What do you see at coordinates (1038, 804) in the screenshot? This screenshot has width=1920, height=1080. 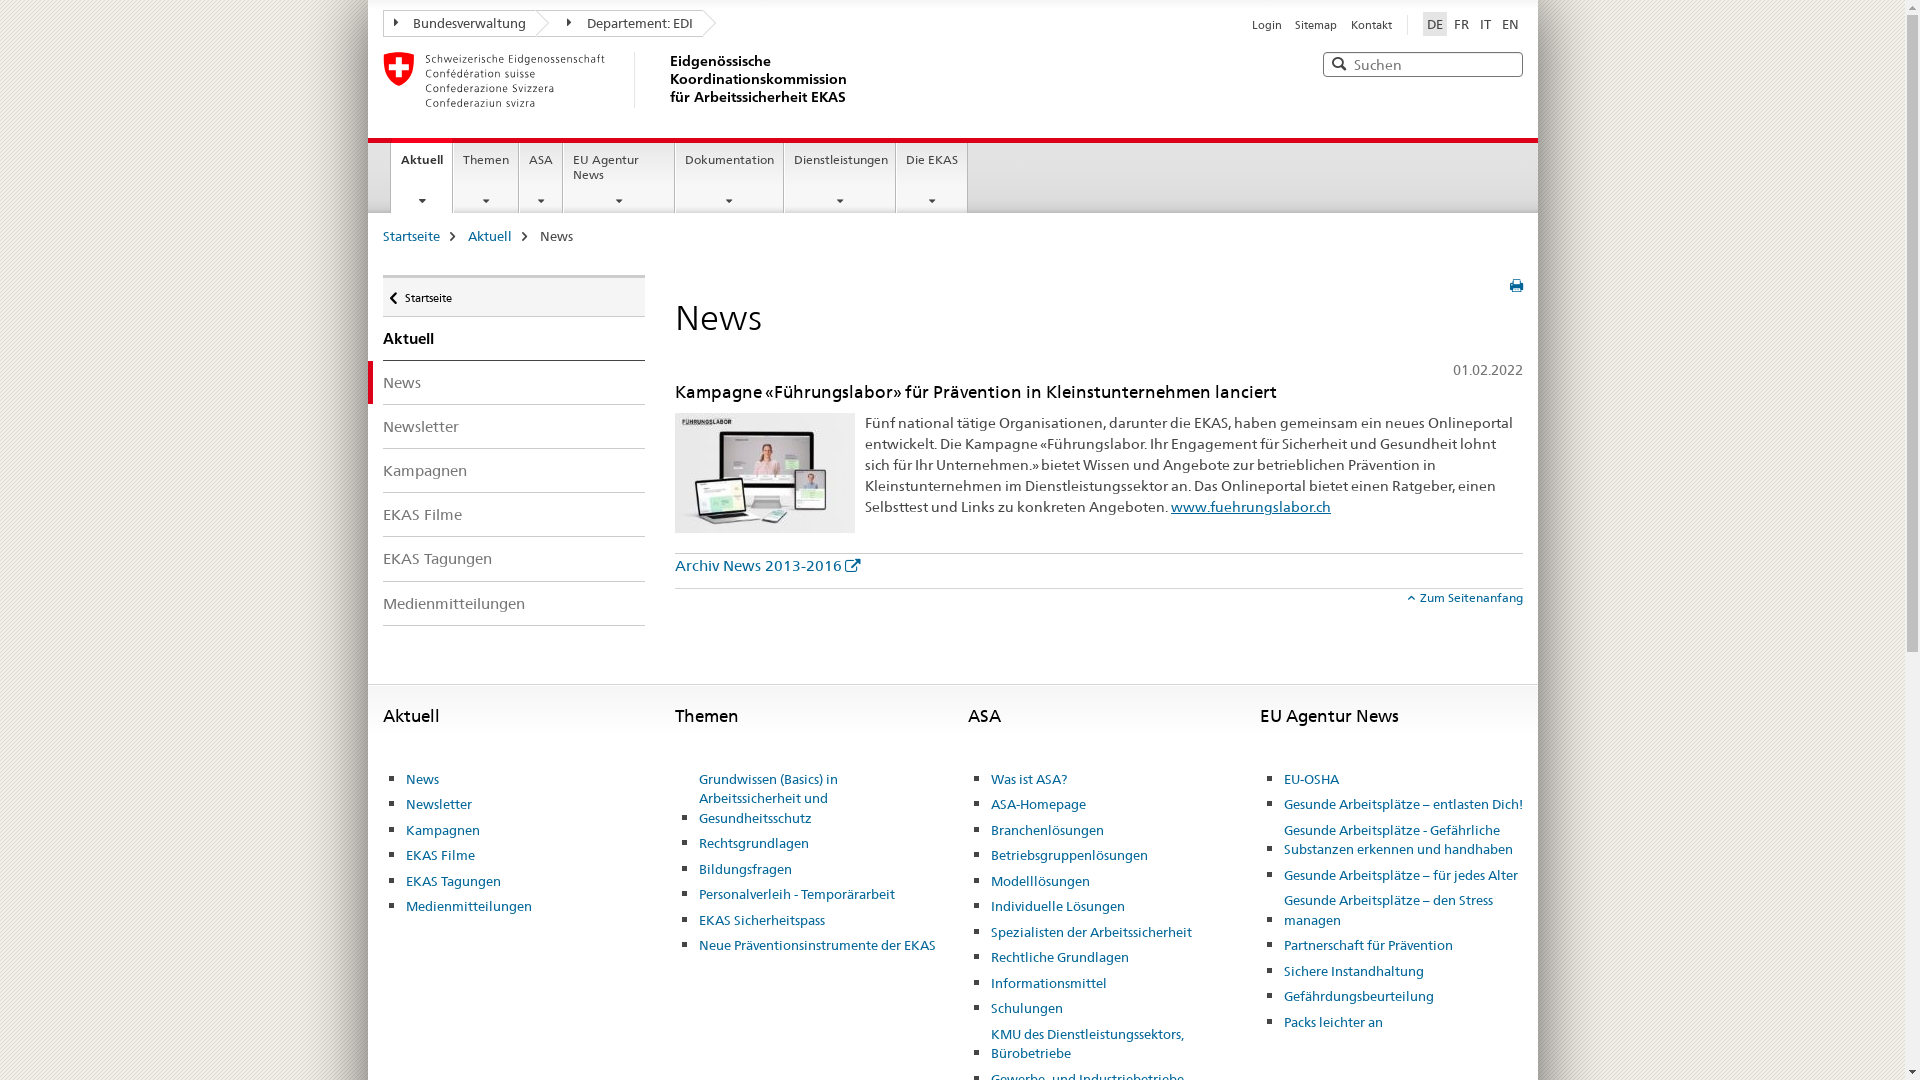 I see `'ASA-Homepage'` at bounding box center [1038, 804].